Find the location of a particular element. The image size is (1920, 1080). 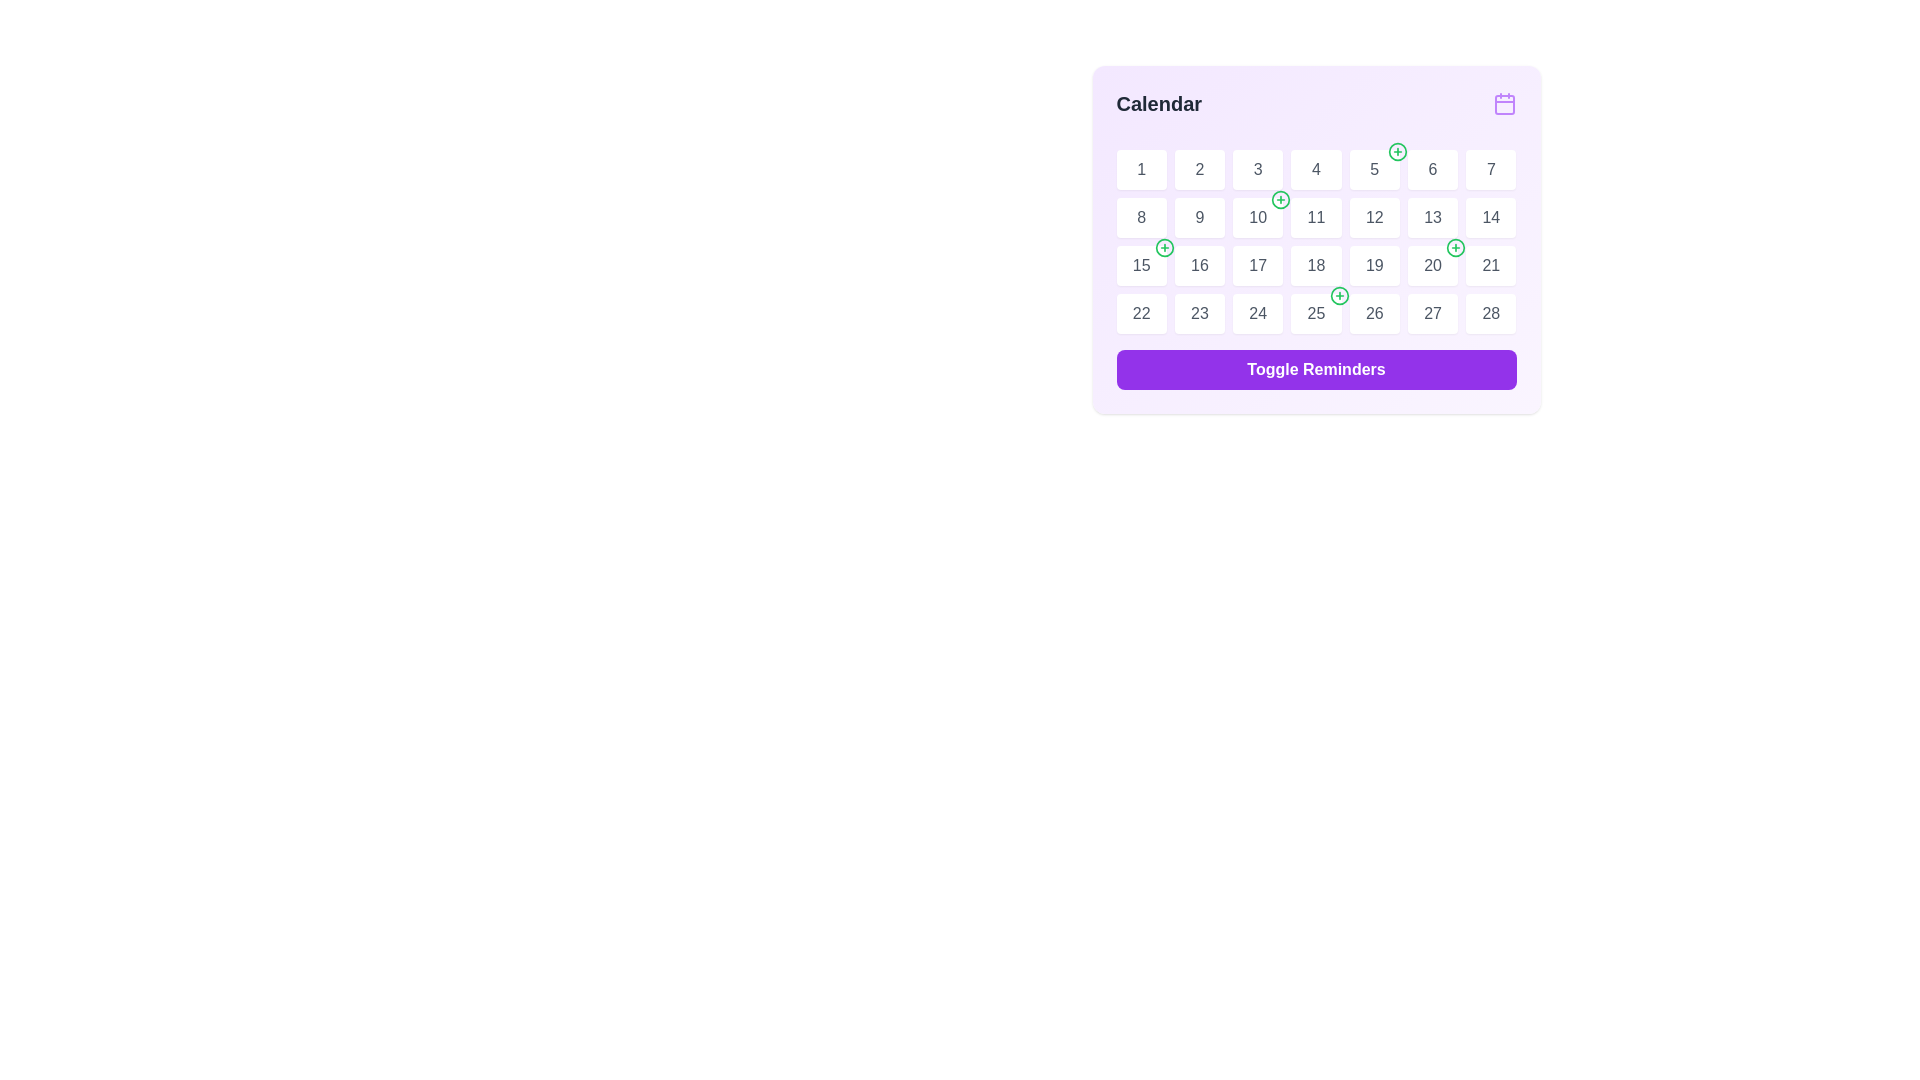

the interactive calendar cell representing the 22nd day of the month is located at coordinates (1141, 313).